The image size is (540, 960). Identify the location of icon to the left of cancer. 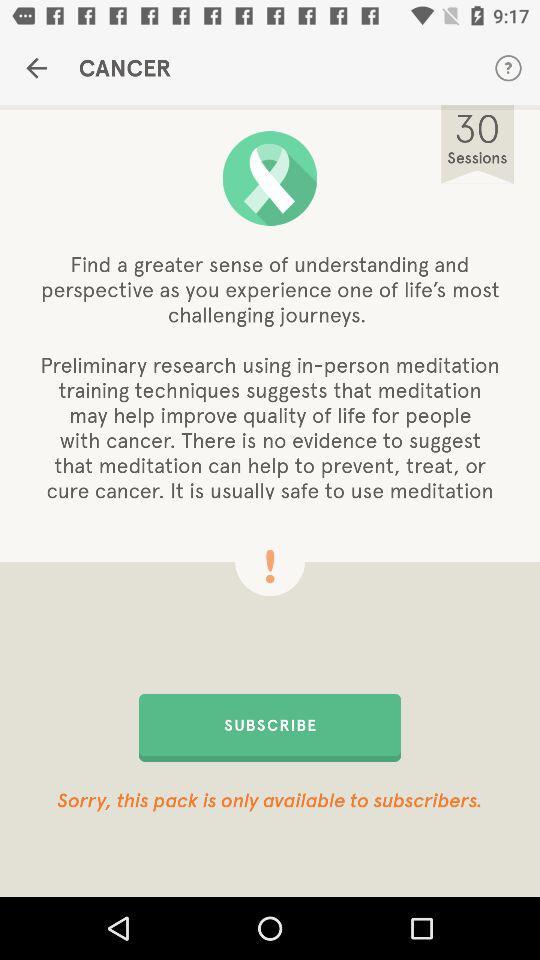
(36, 68).